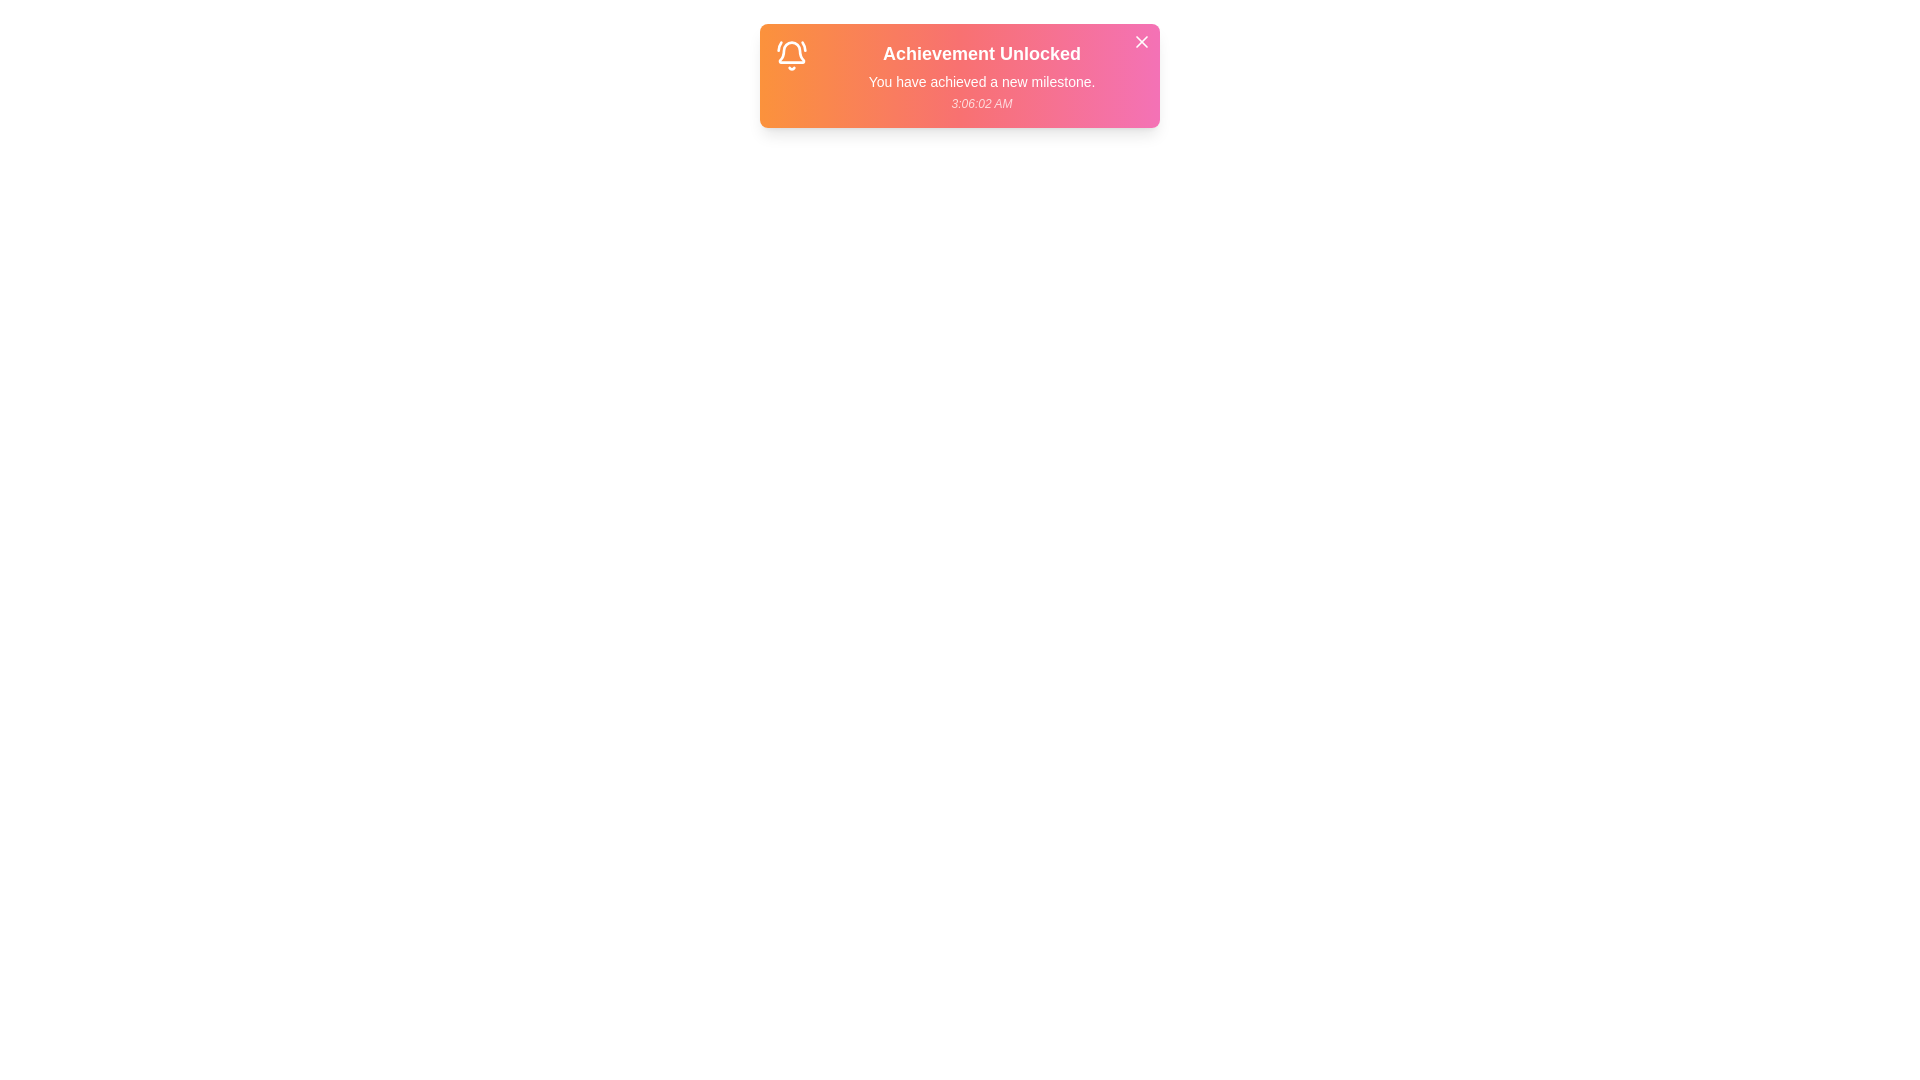 The width and height of the screenshot is (1920, 1080). I want to click on the text content of the notification: Title, so click(982, 53).